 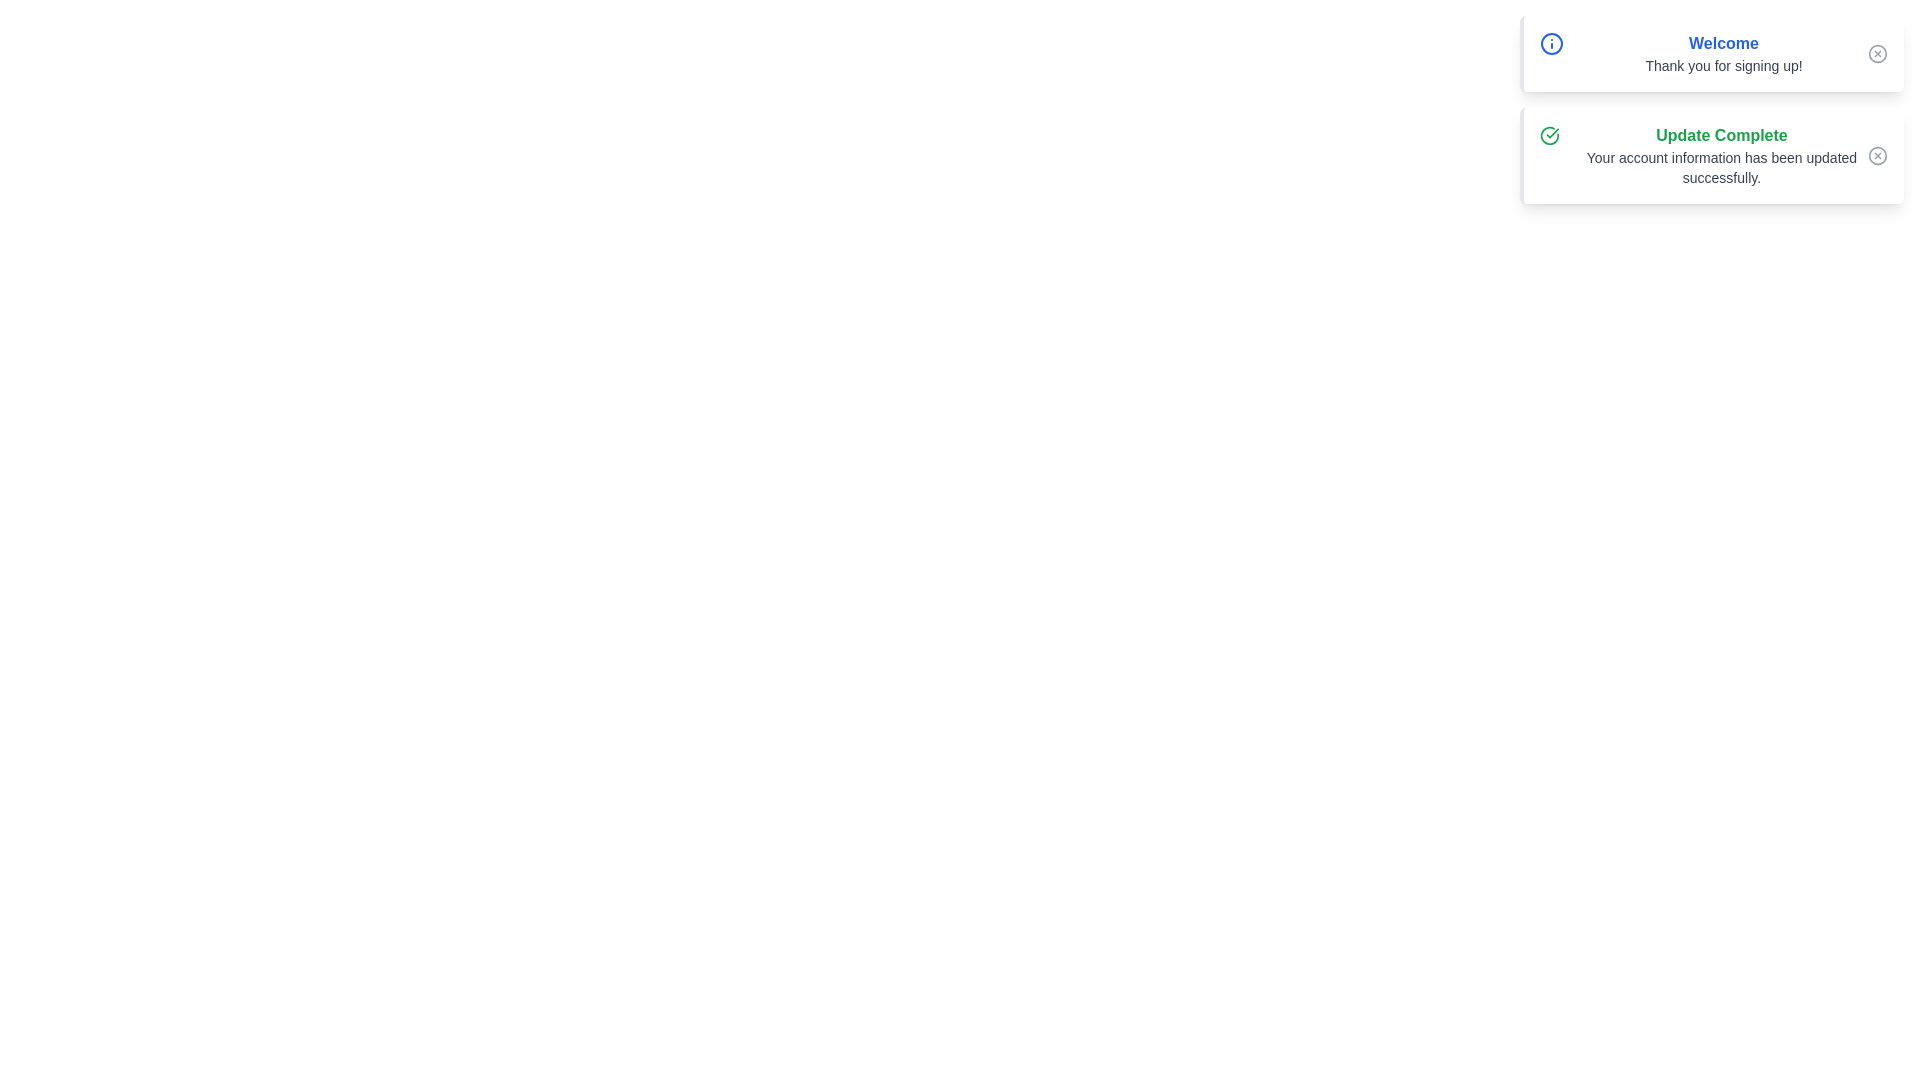 What do you see at coordinates (1720, 135) in the screenshot?
I see `the headline text of the notification indicating successful completion of an update operation, which is centrally aligned at the top of its notification card` at bounding box center [1720, 135].